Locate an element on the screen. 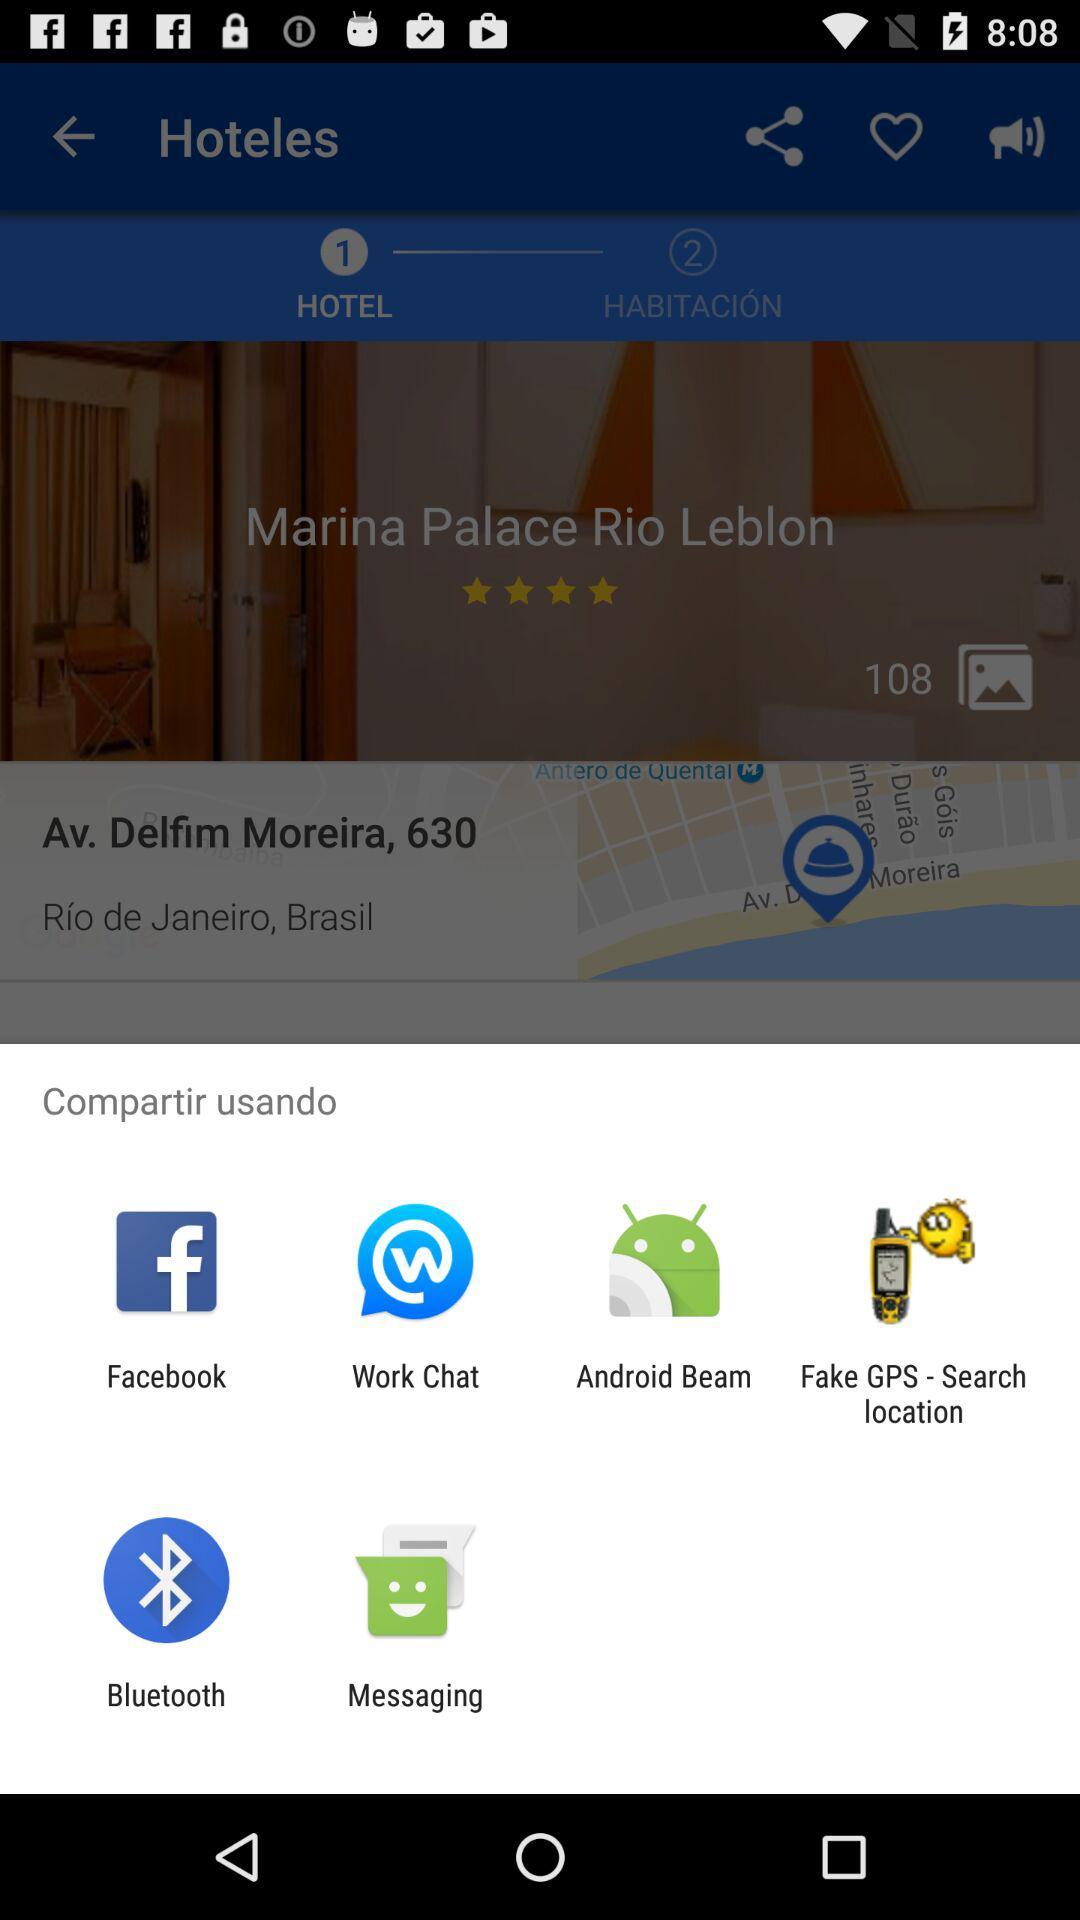 This screenshot has height=1920, width=1080. app next to work chat icon is located at coordinates (165, 1392).